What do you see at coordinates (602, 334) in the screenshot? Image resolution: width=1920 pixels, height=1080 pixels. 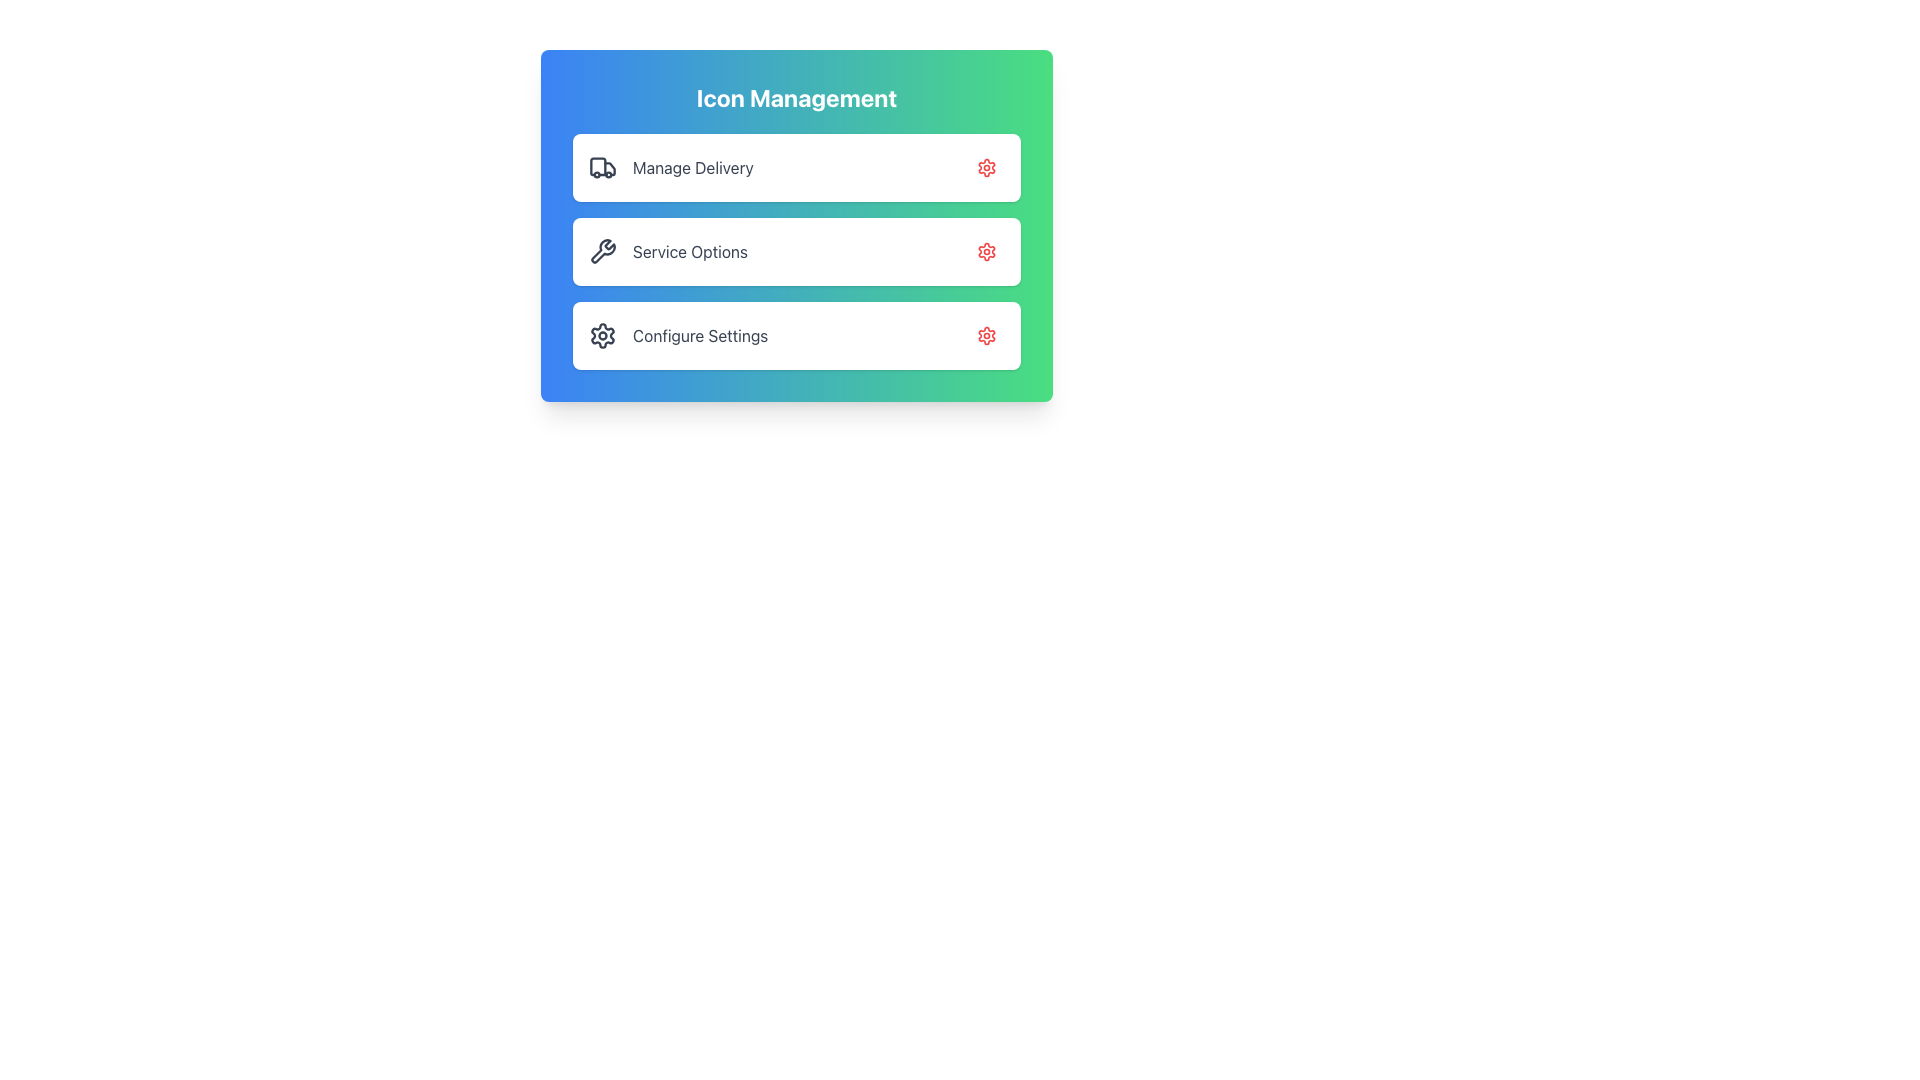 I see `the settings icon located before the text 'Configure Settings'` at bounding box center [602, 334].